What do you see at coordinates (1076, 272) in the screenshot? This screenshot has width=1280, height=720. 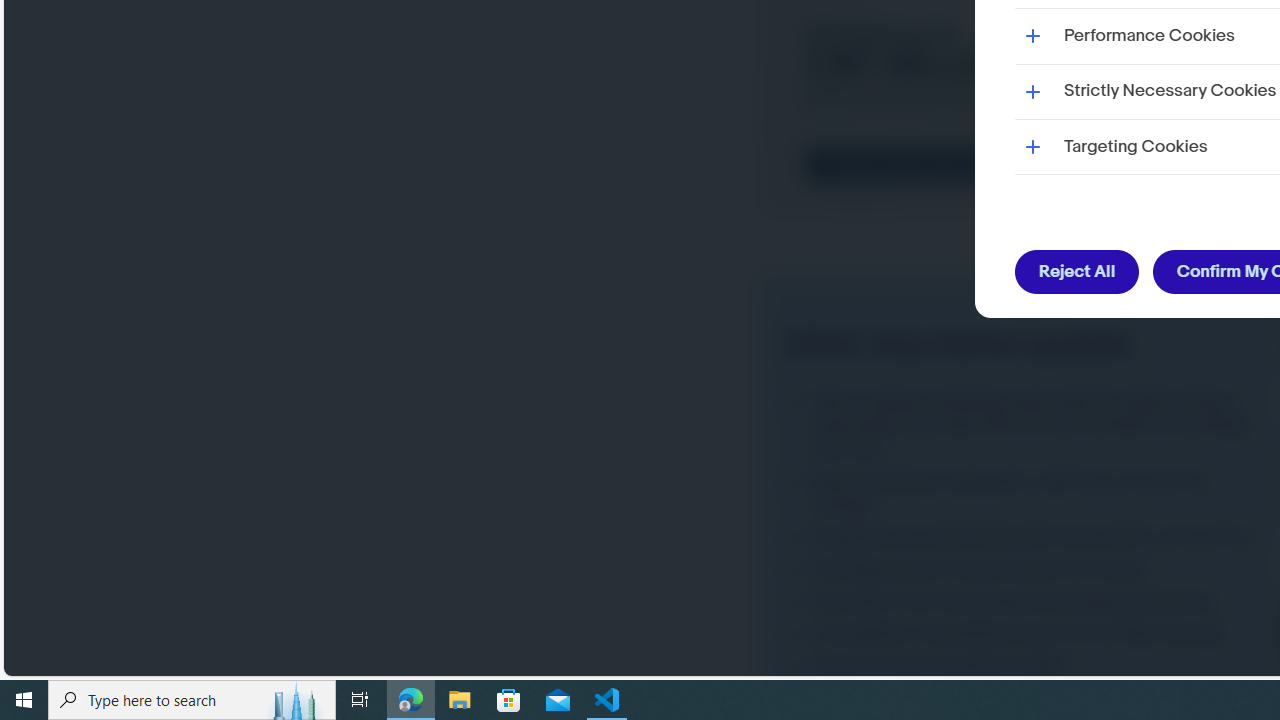 I see `'Reject All'` at bounding box center [1076, 272].